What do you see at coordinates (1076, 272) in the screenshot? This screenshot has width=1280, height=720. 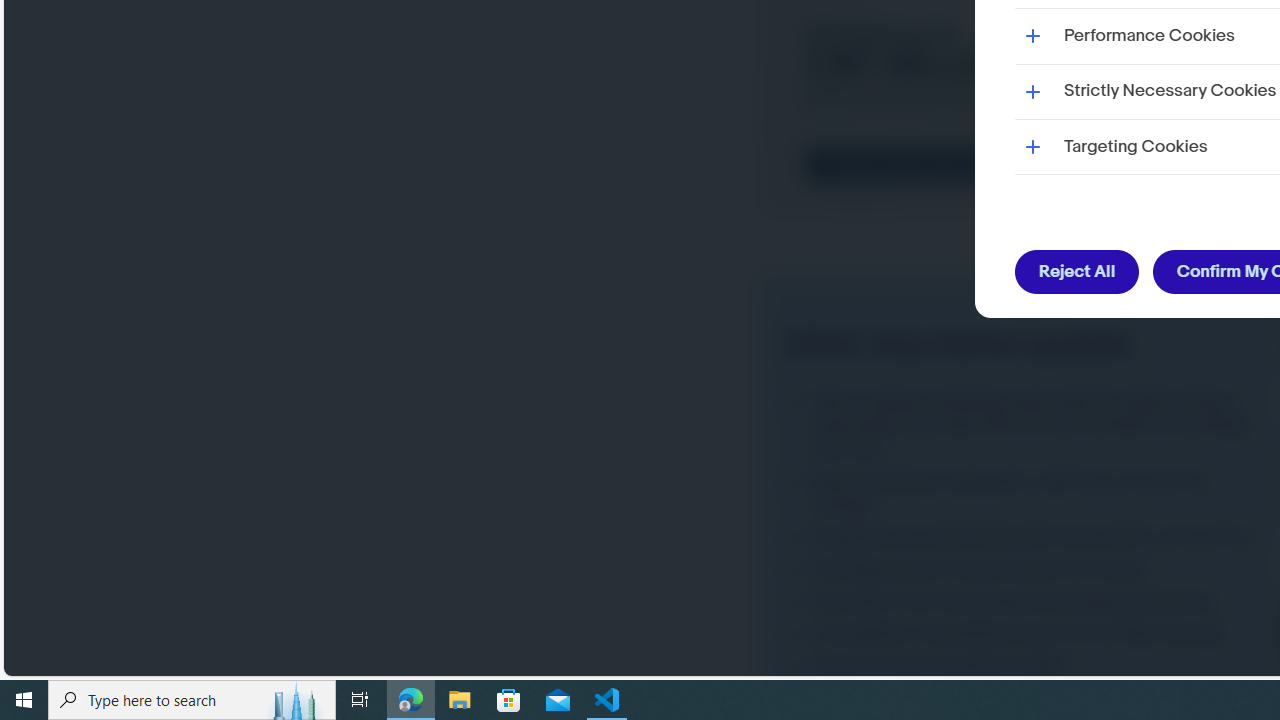 I see `'Reject All'` at bounding box center [1076, 272].